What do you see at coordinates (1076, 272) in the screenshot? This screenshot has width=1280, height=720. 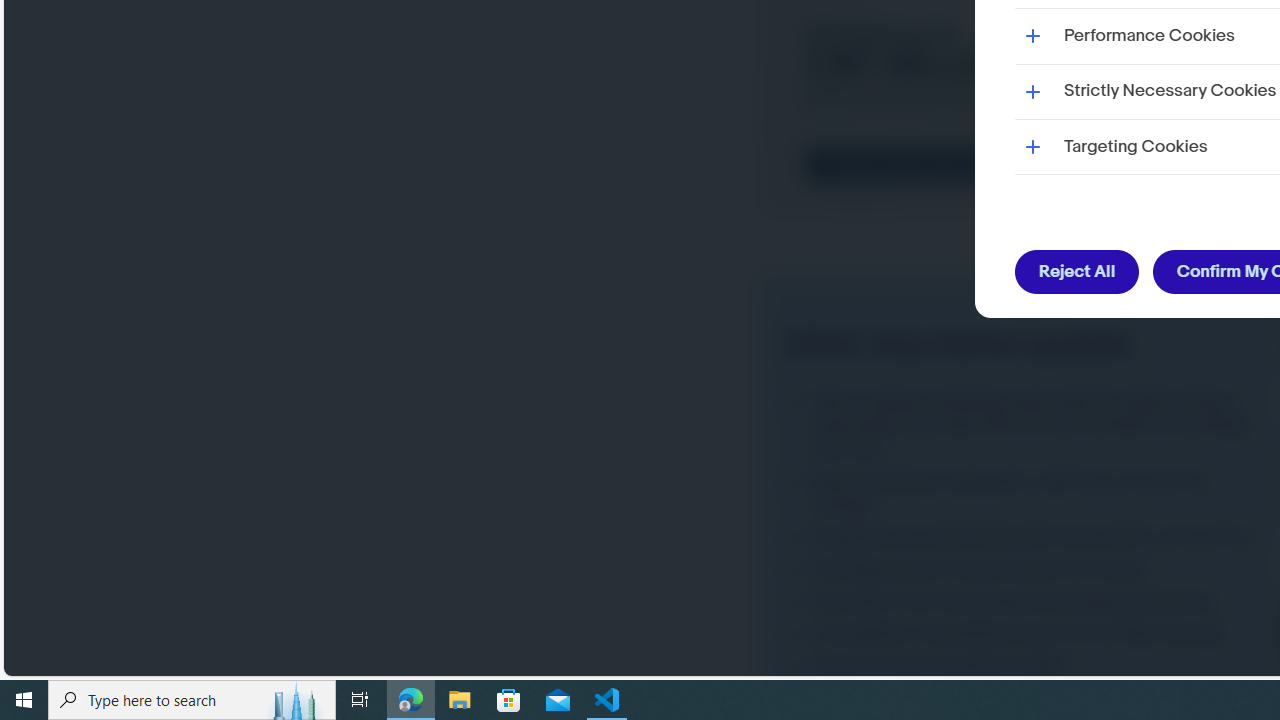 I see `'Reject All'` at bounding box center [1076, 272].